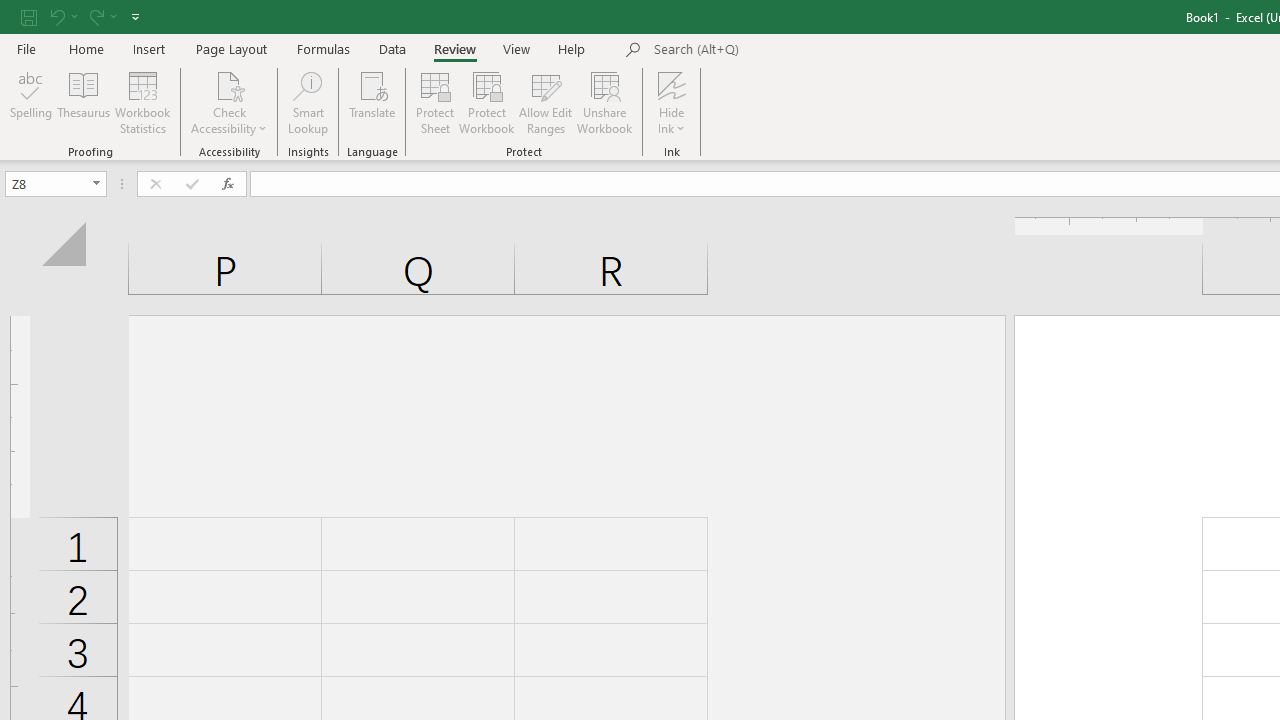  I want to click on 'Workbook Statistics', so click(141, 103).